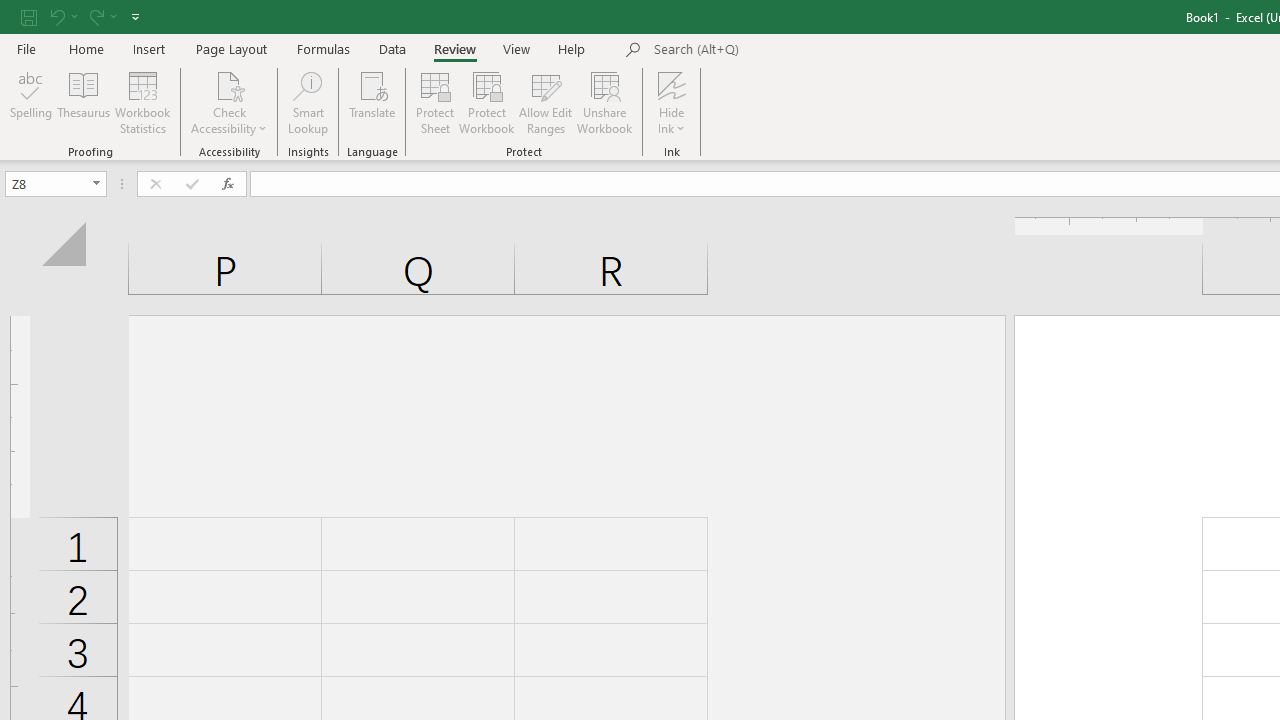  I want to click on 'Workbook Statistics', so click(141, 103).